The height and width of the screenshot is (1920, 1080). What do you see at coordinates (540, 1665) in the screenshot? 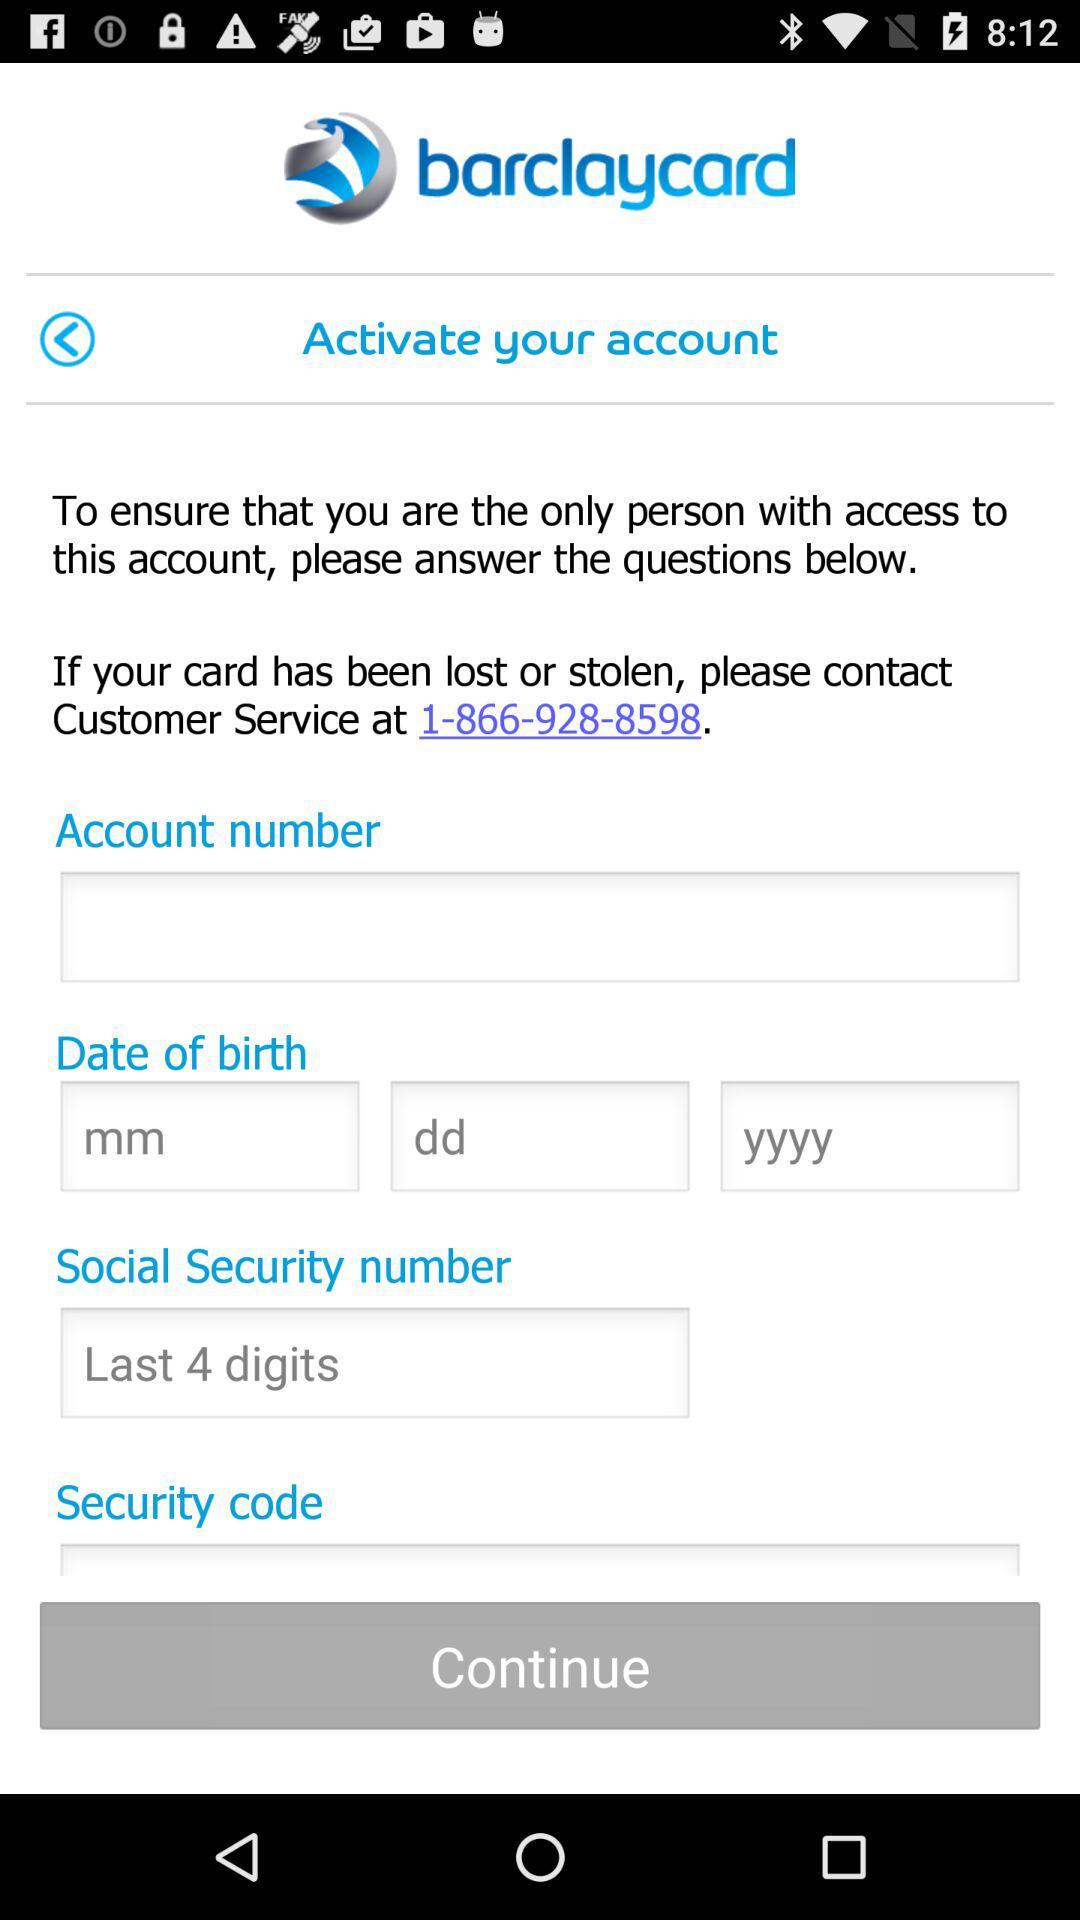
I see `the continue` at bounding box center [540, 1665].